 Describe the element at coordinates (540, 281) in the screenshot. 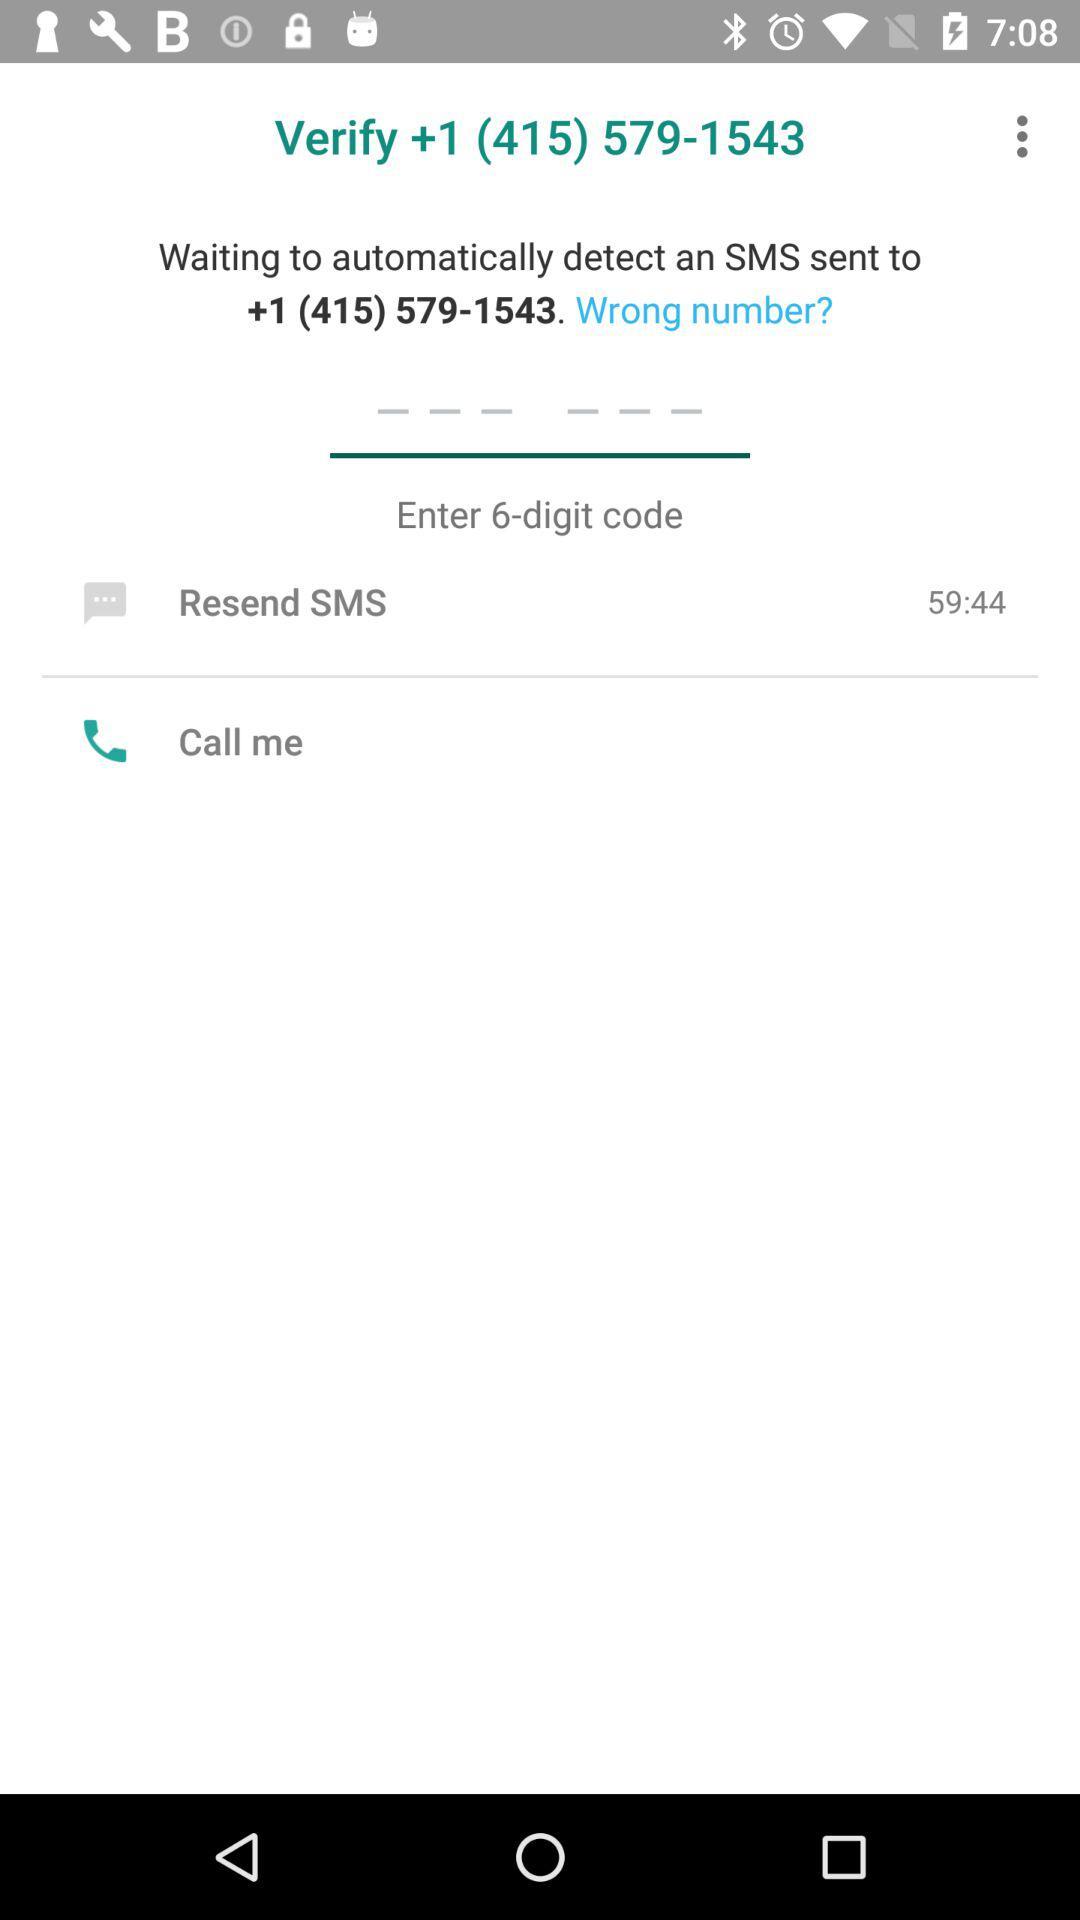

I see `waiting to automatically icon` at that location.